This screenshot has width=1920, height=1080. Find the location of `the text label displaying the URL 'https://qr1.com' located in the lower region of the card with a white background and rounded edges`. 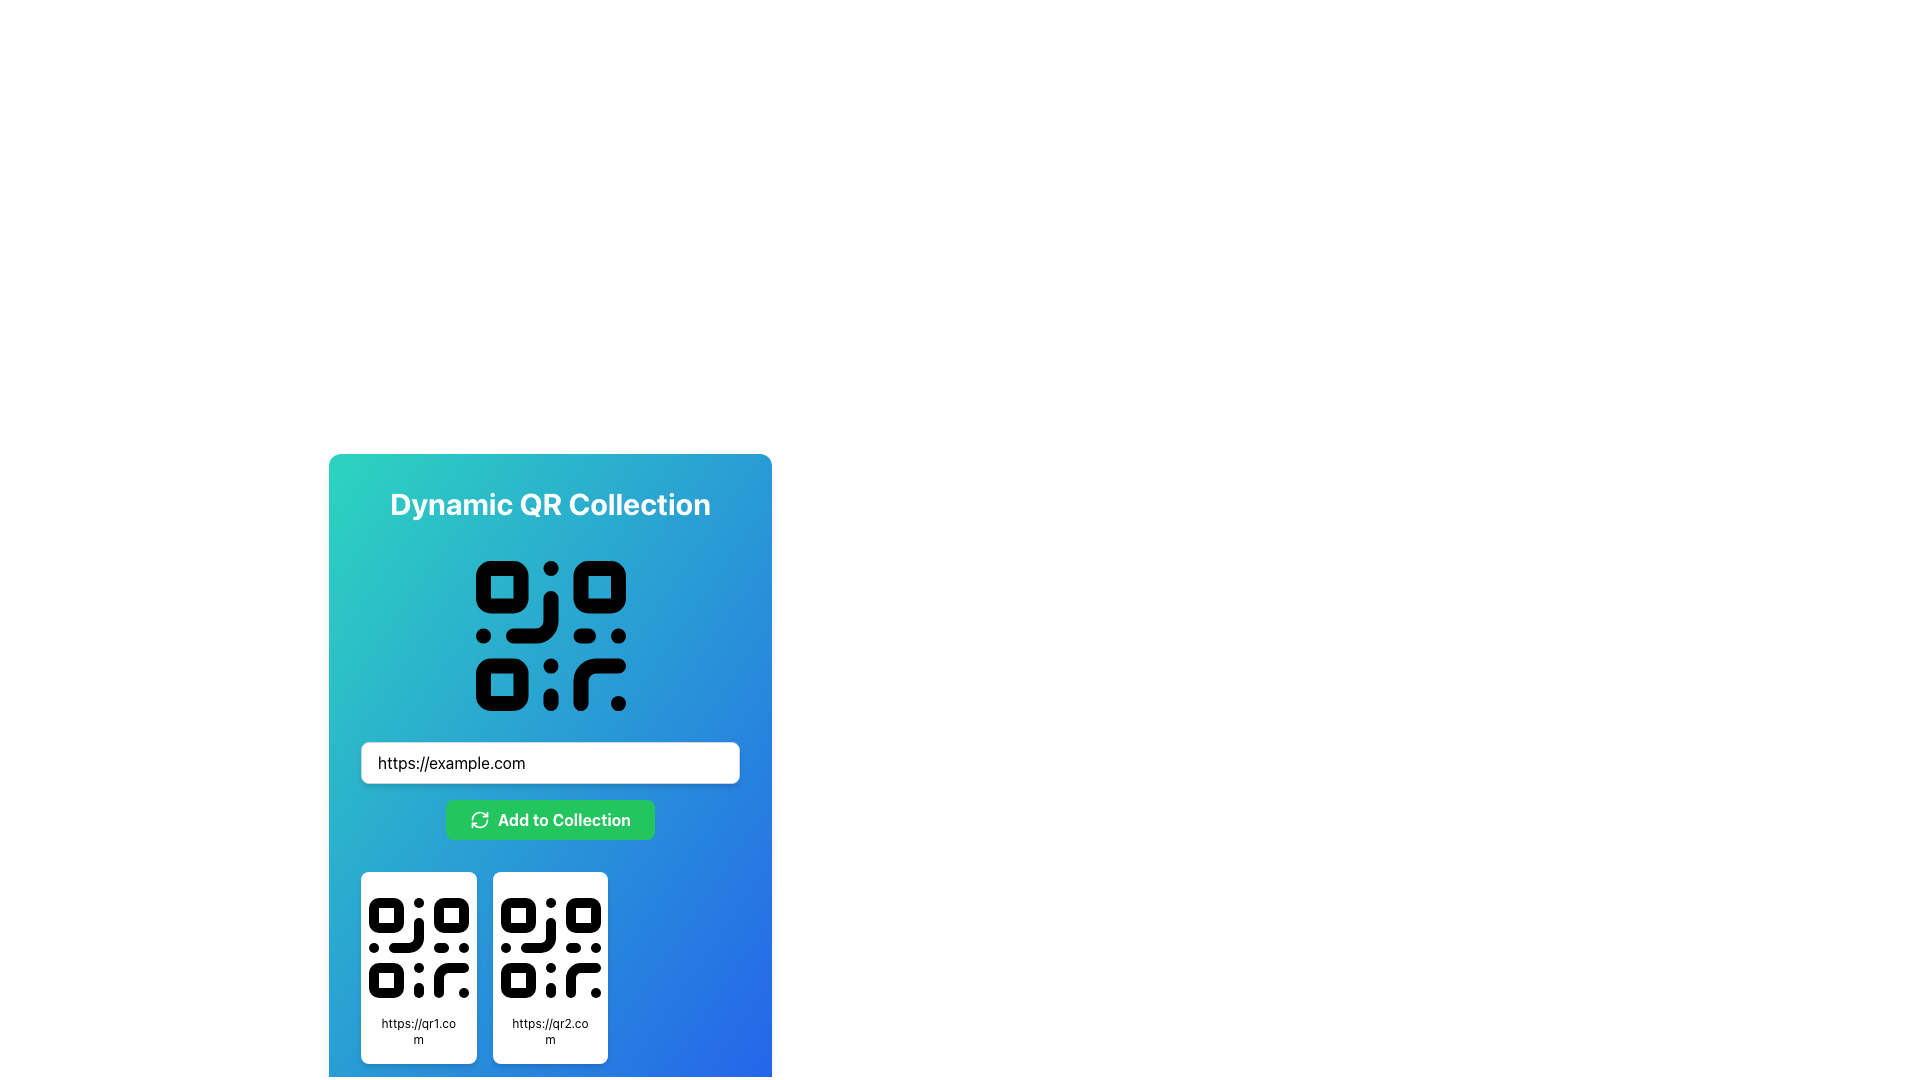

the text label displaying the URL 'https://qr1.com' located in the lower region of the card with a white background and rounded edges is located at coordinates (417, 1032).